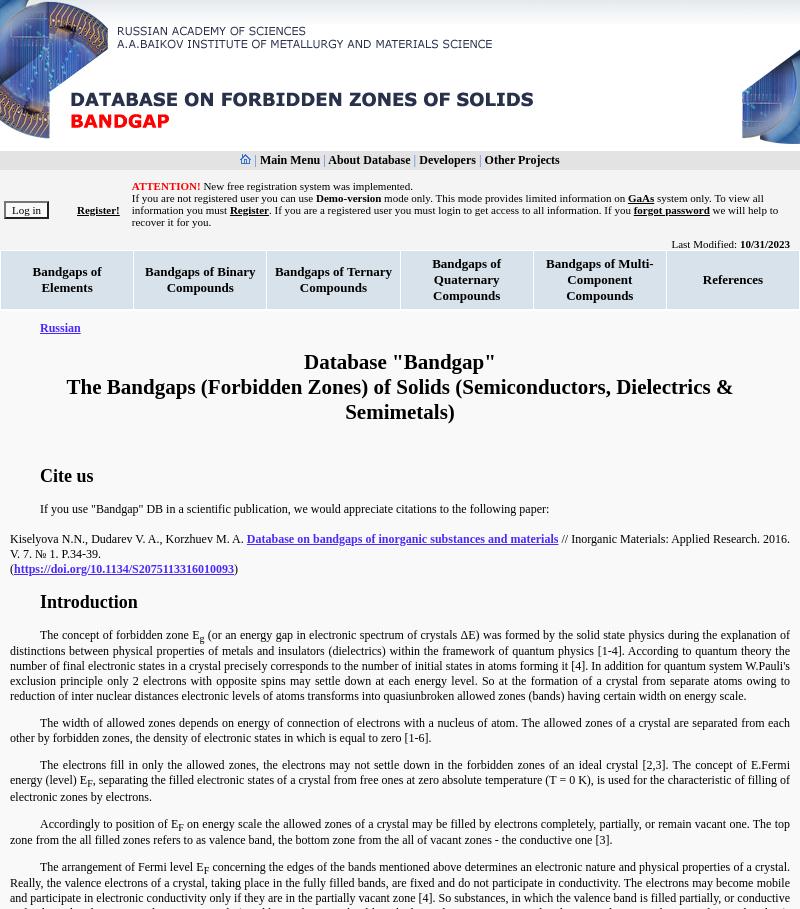 The height and width of the screenshot is (909, 800). I want to click on '(', so click(12, 568).